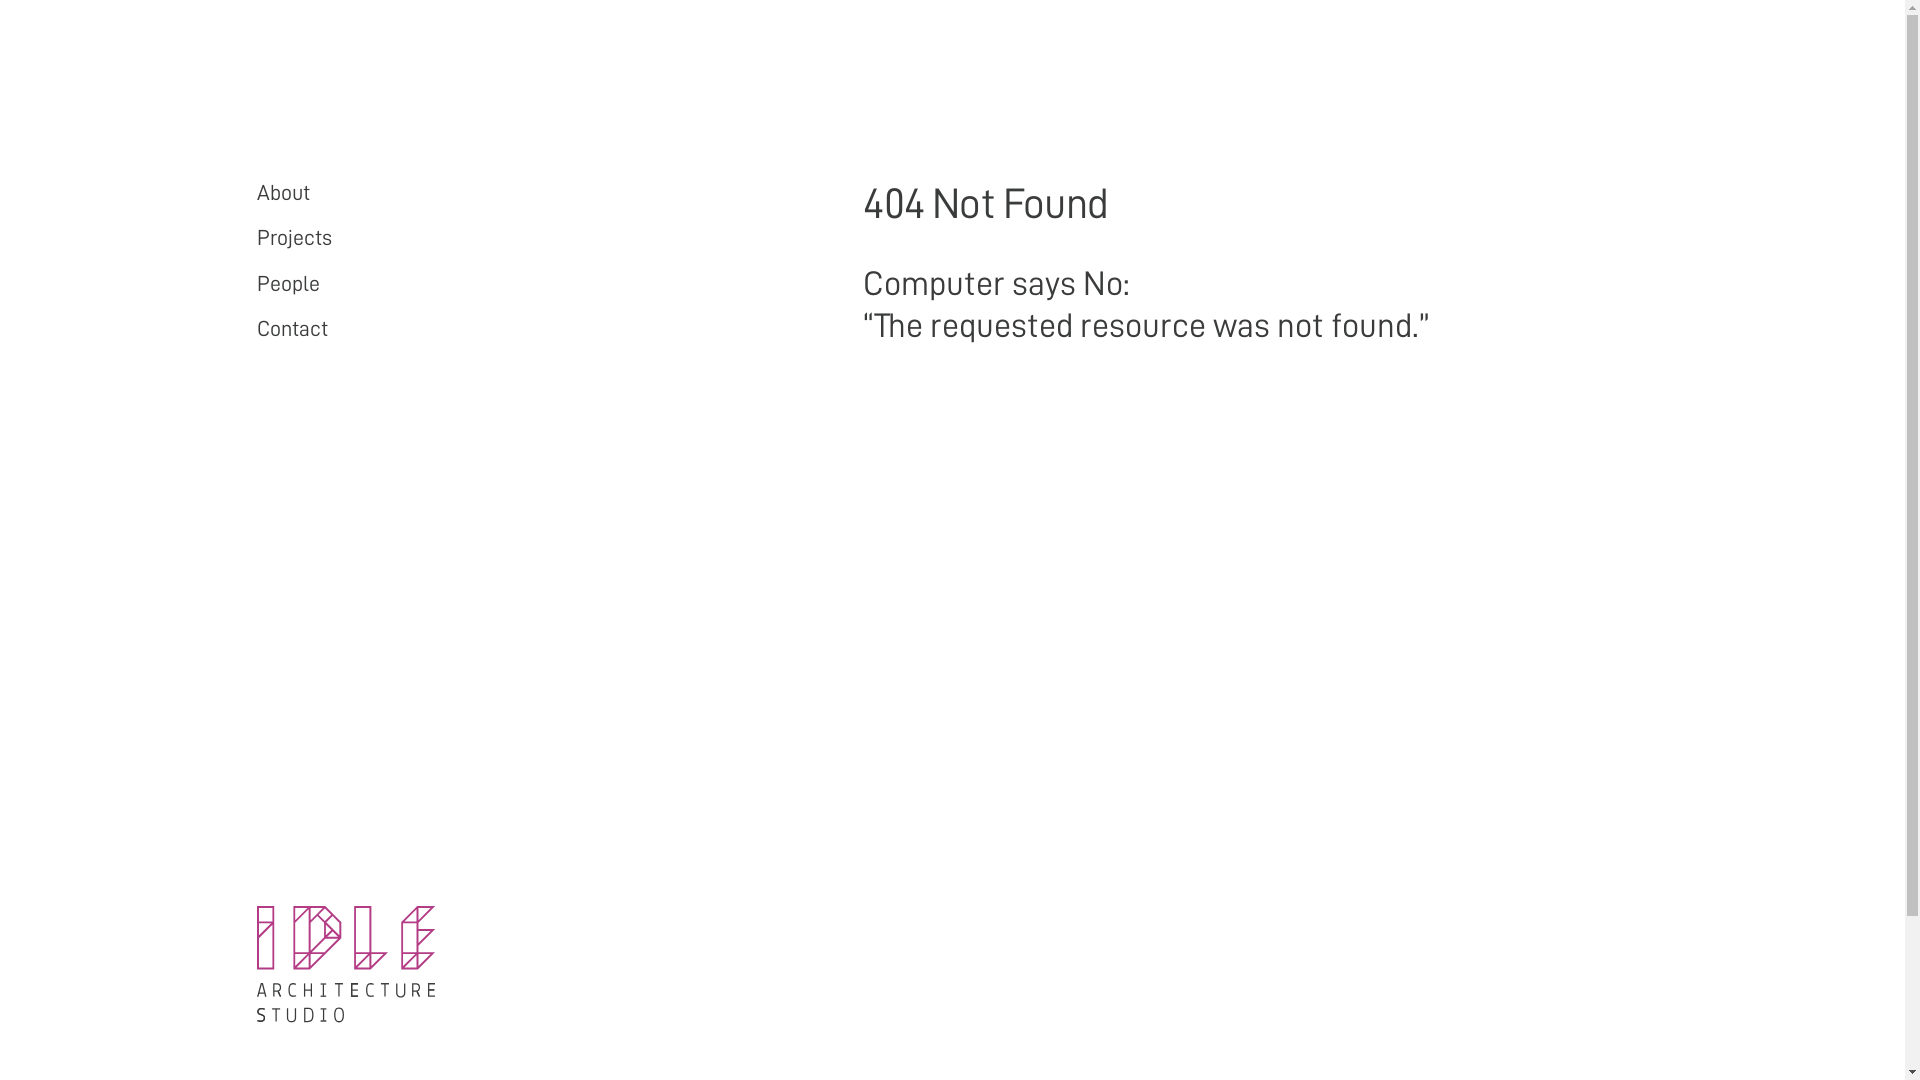  I want to click on 'About', so click(281, 192).